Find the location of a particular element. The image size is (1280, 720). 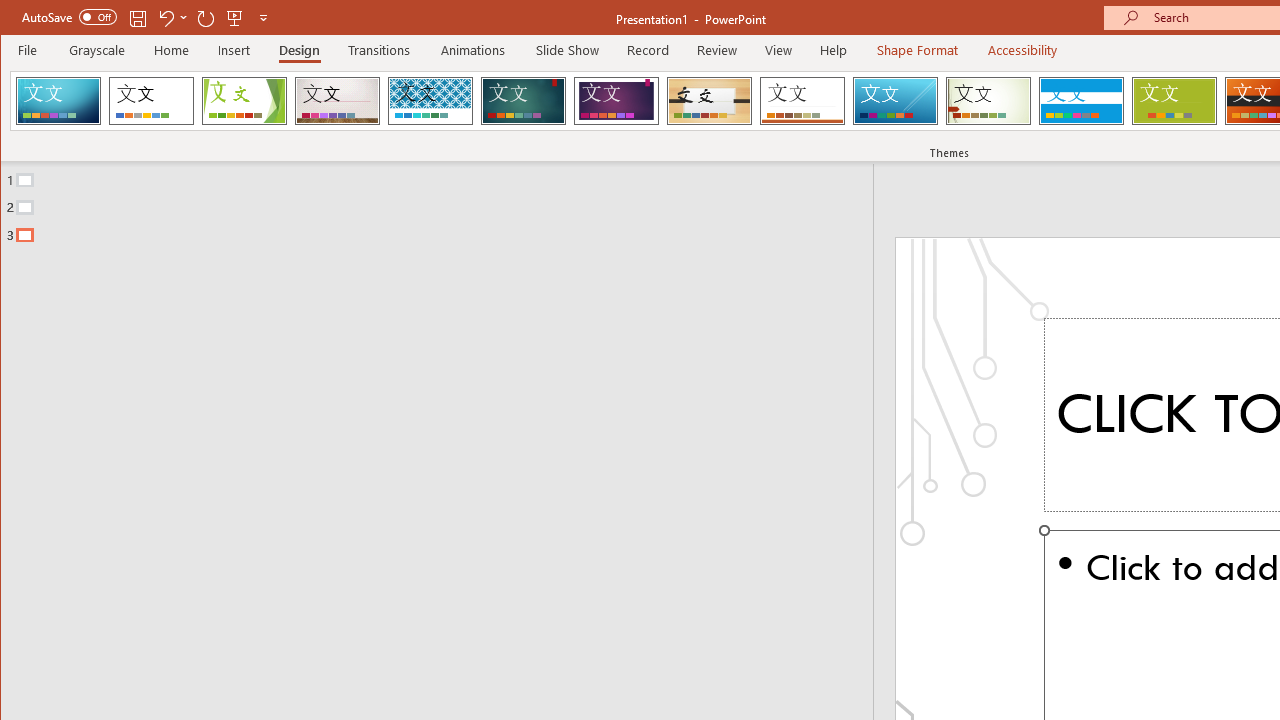

'Record' is located at coordinates (648, 49).